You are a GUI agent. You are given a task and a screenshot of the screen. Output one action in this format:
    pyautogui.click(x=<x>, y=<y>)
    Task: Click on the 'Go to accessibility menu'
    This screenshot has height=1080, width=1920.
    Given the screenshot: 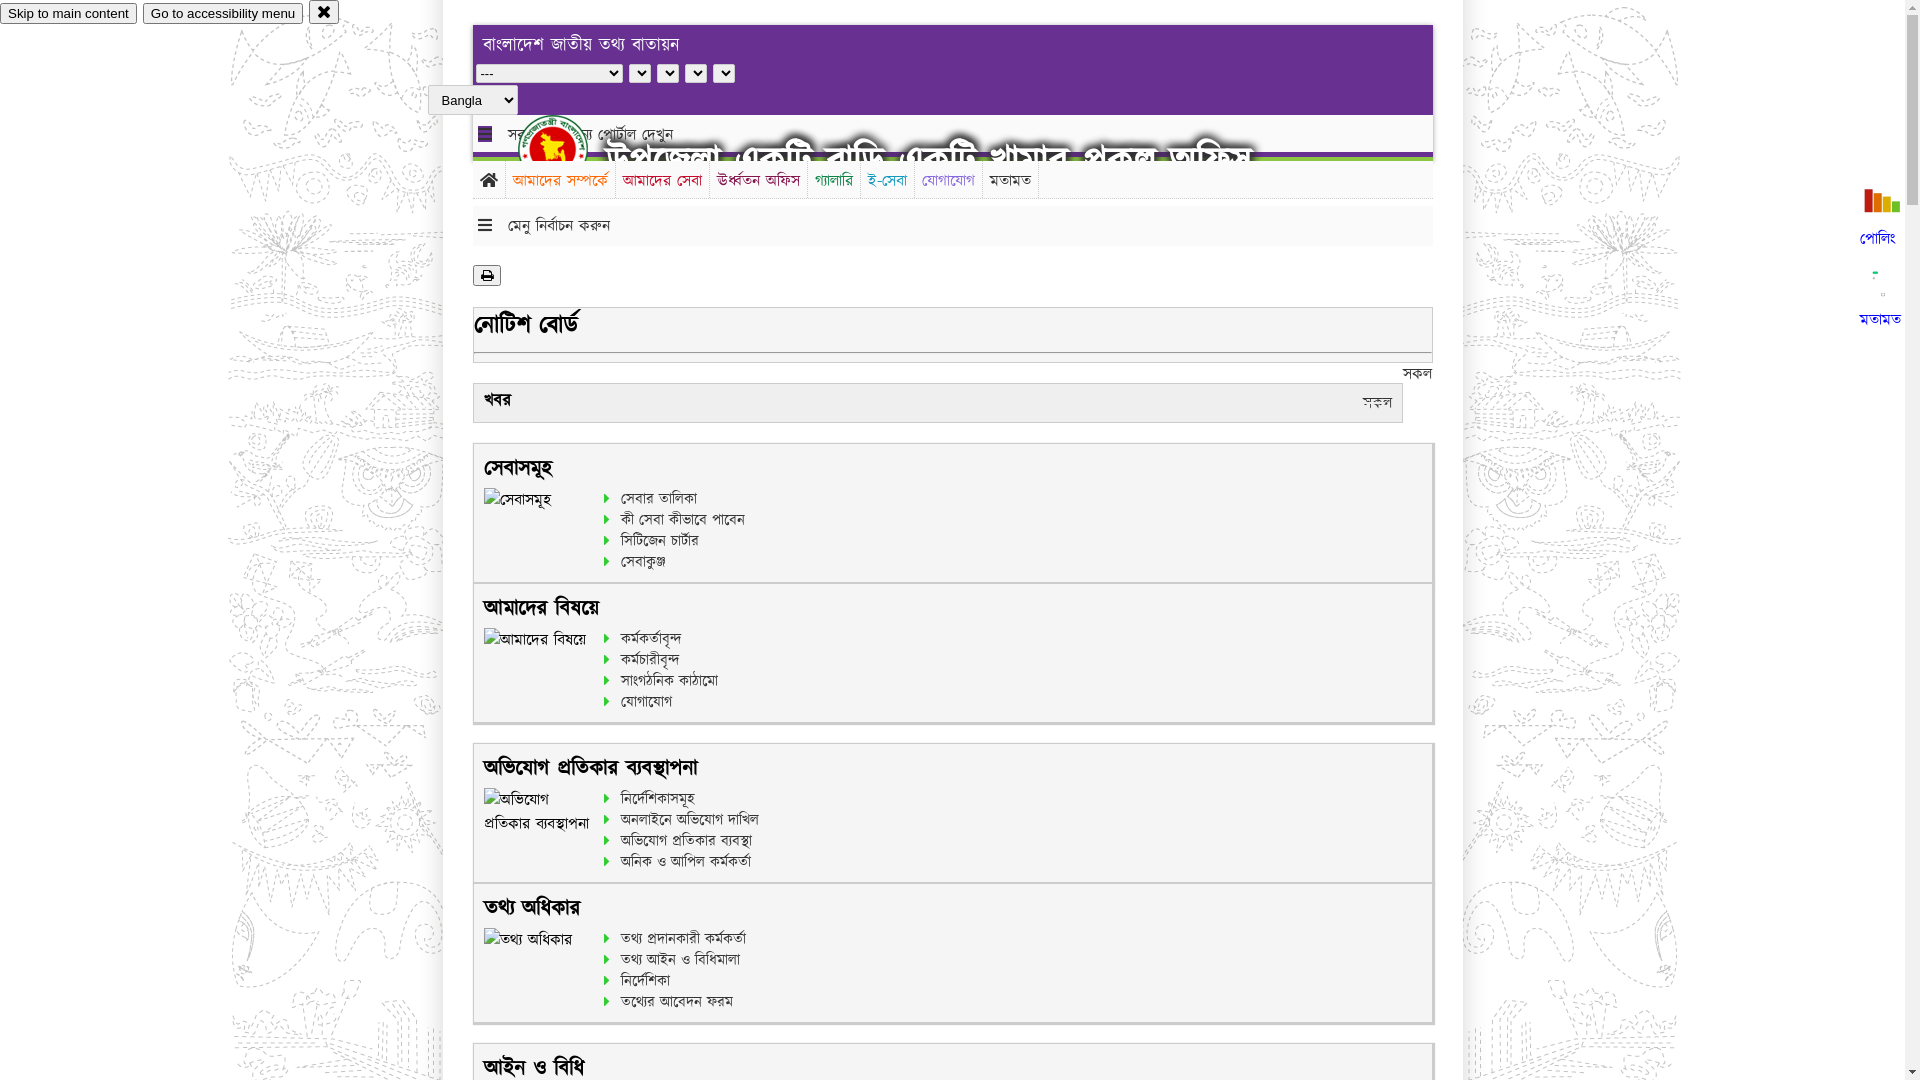 What is the action you would take?
    pyautogui.click(x=222, y=13)
    